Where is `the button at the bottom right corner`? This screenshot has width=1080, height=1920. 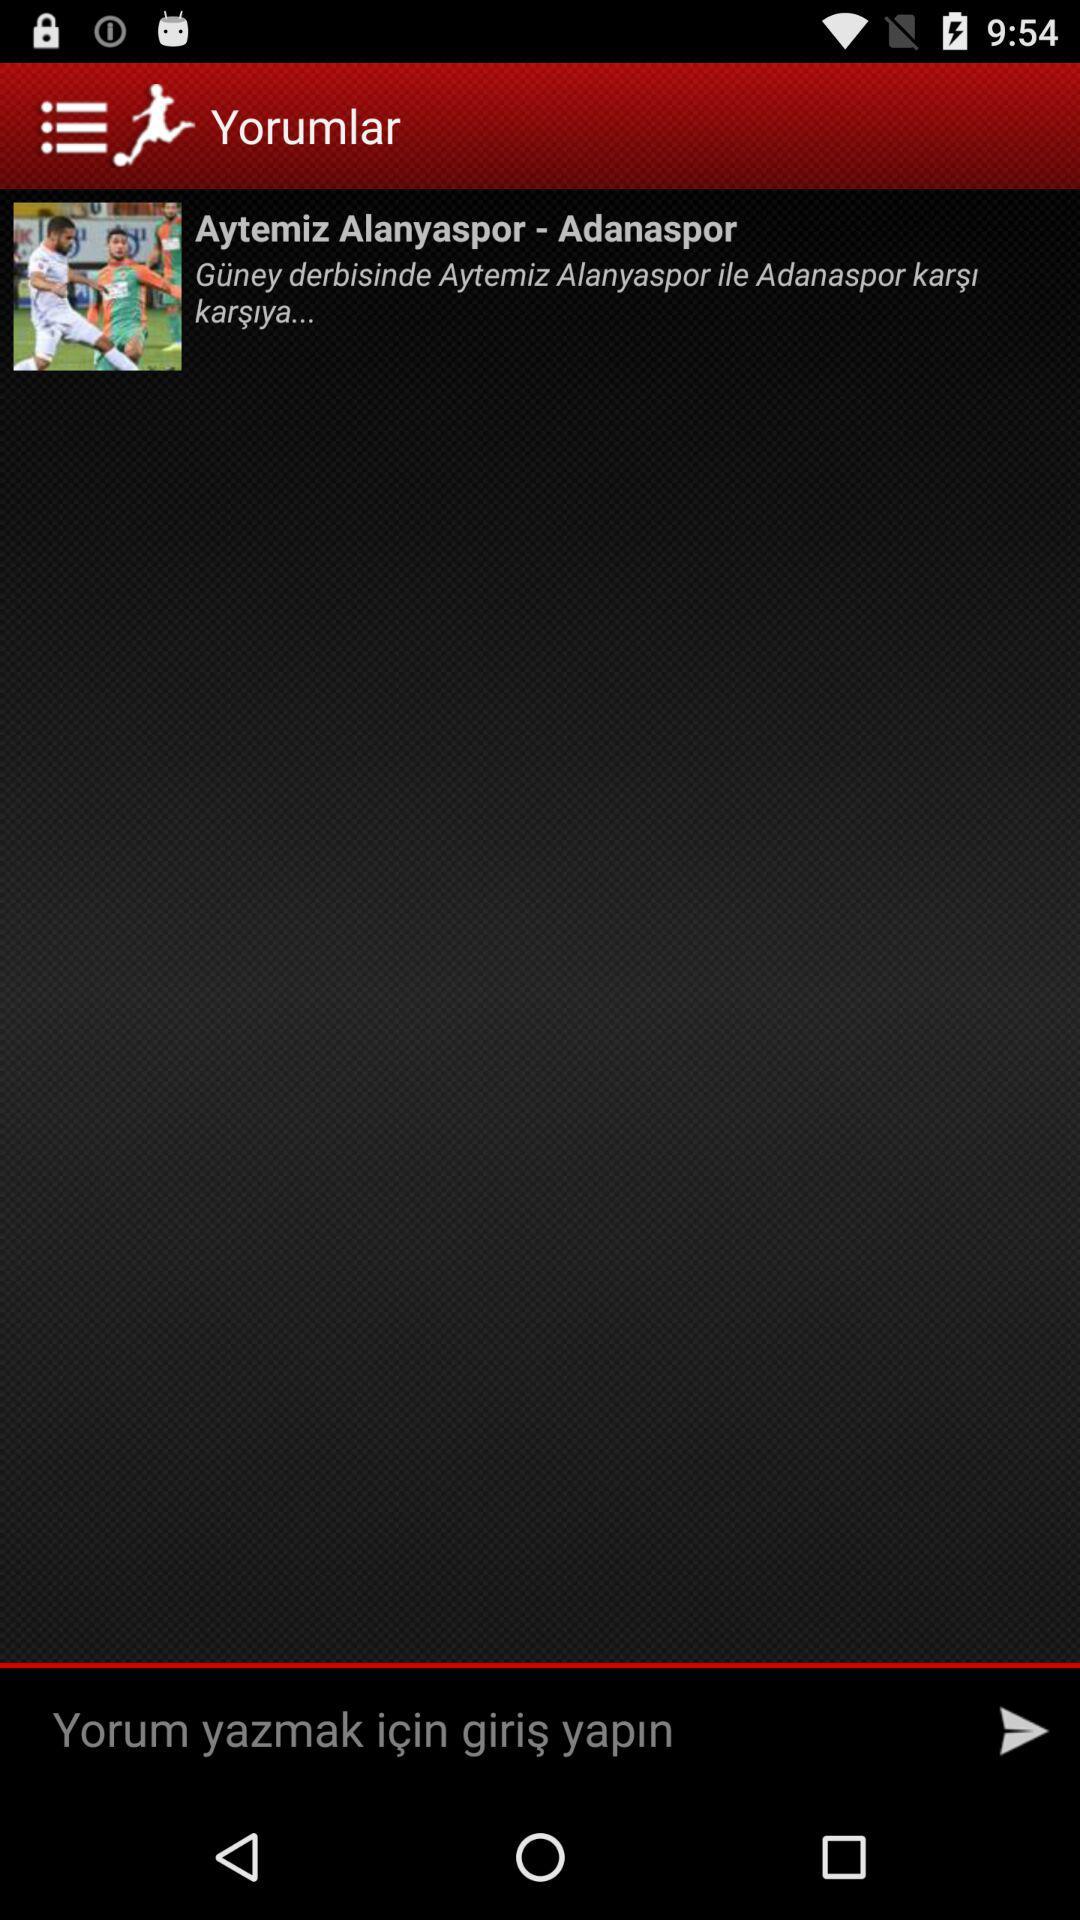
the button at the bottom right corner is located at coordinates (1024, 1730).